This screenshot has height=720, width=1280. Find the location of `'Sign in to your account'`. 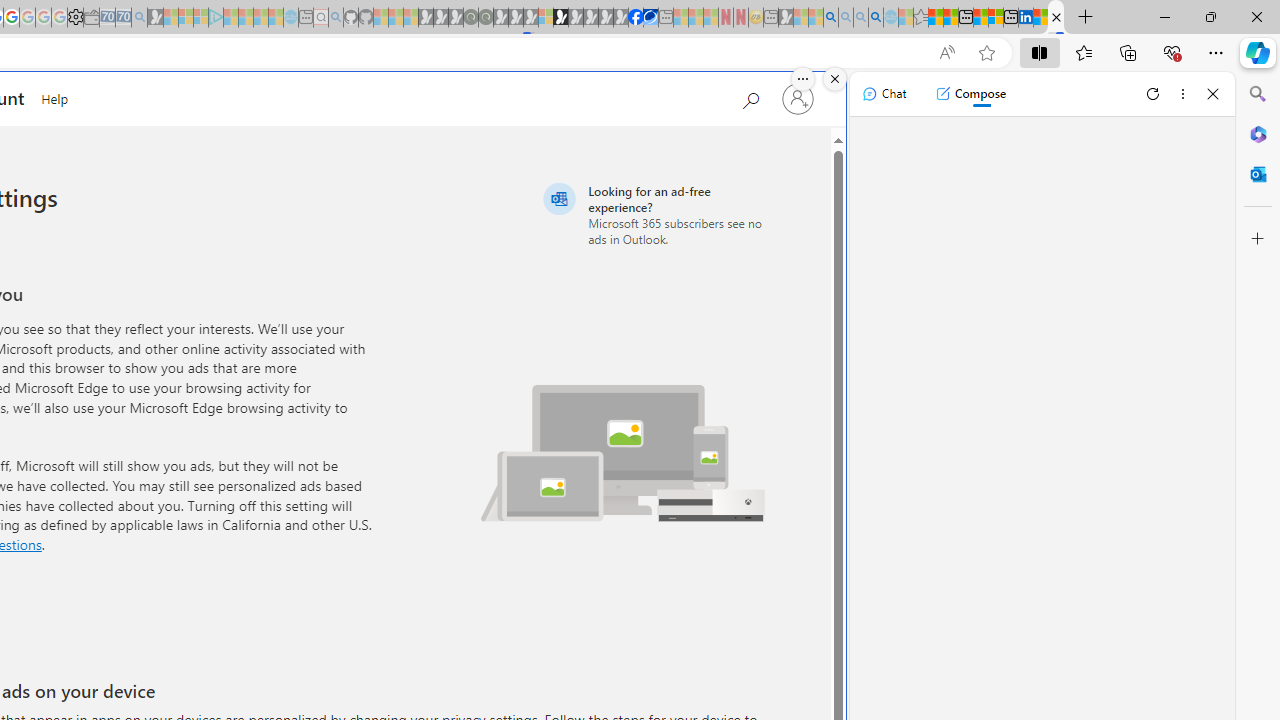

'Sign in to your account' is located at coordinates (797, 99).